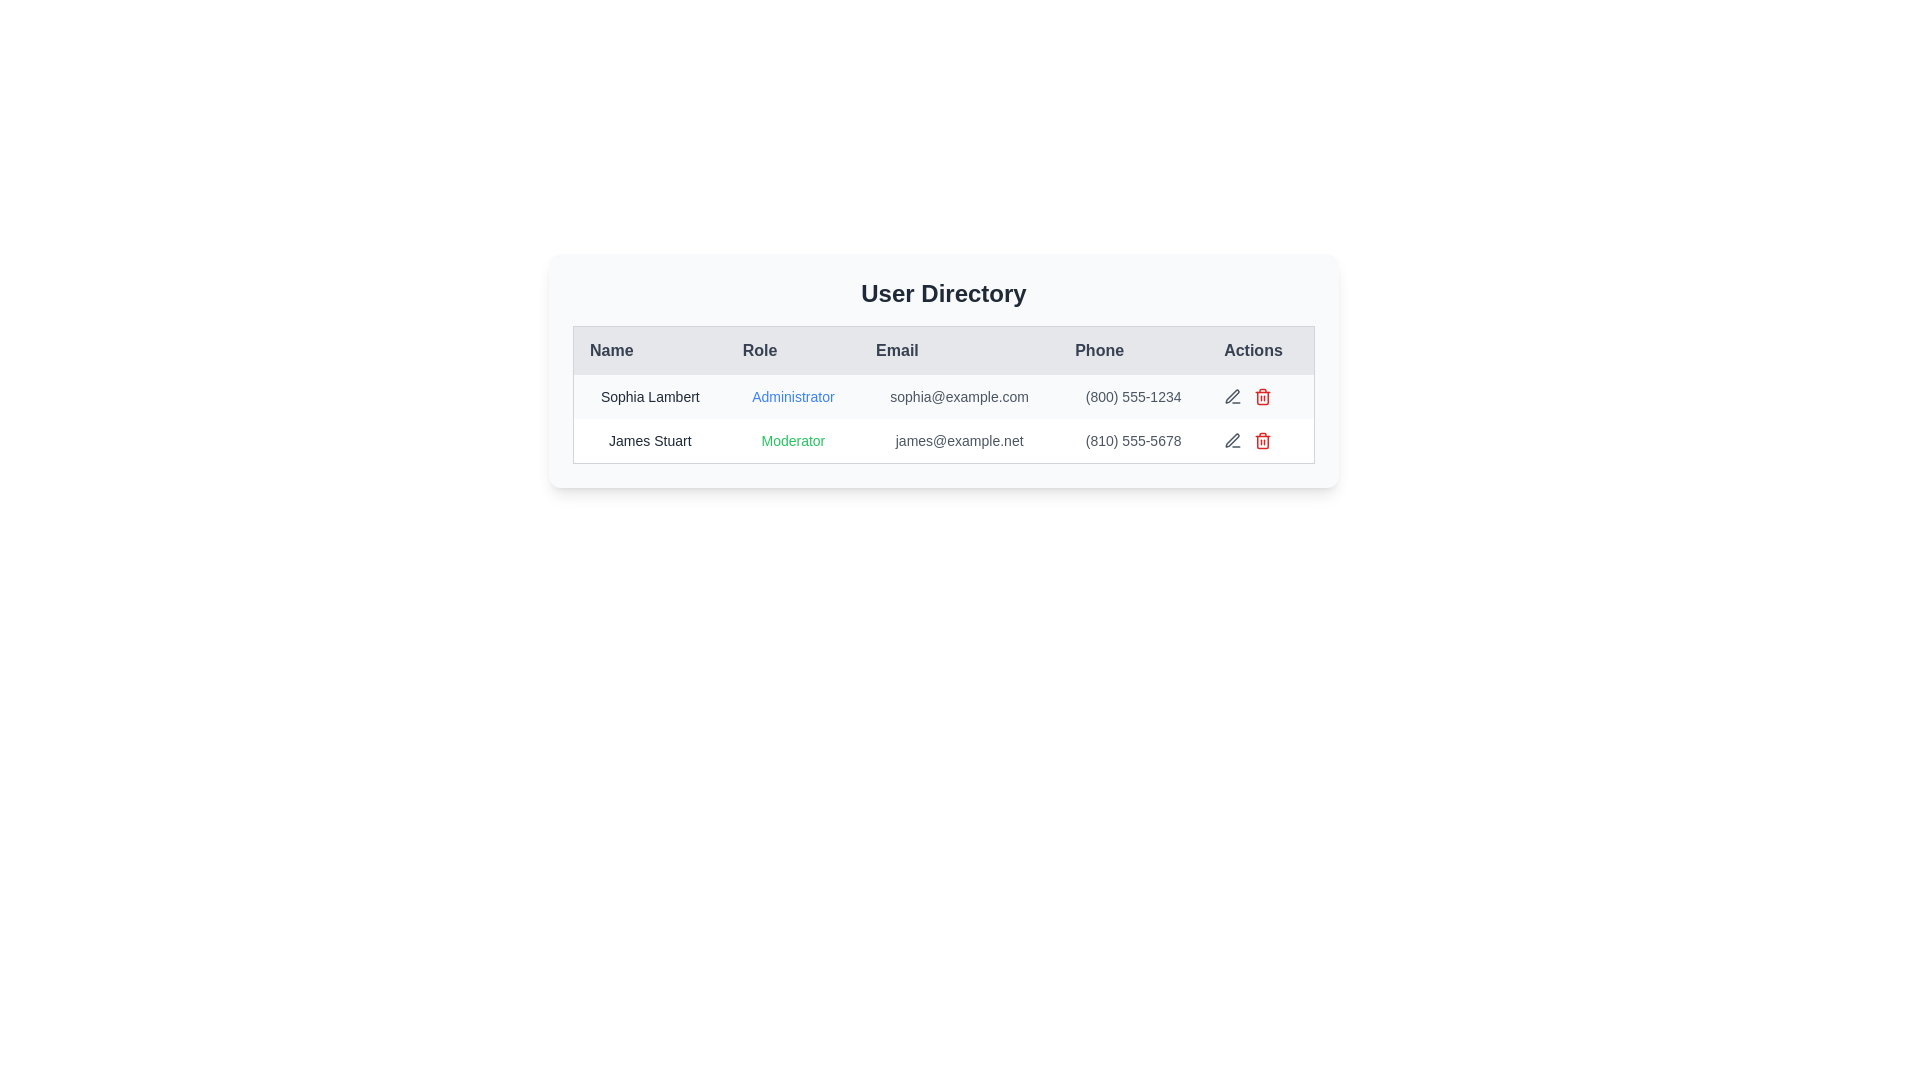  Describe the element at coordinates (1260, 397) in the screenshot. I see `the red-colored trash can icon button located at the rightmost end of the first row in the 'Actions' column of the user directory` at that location.